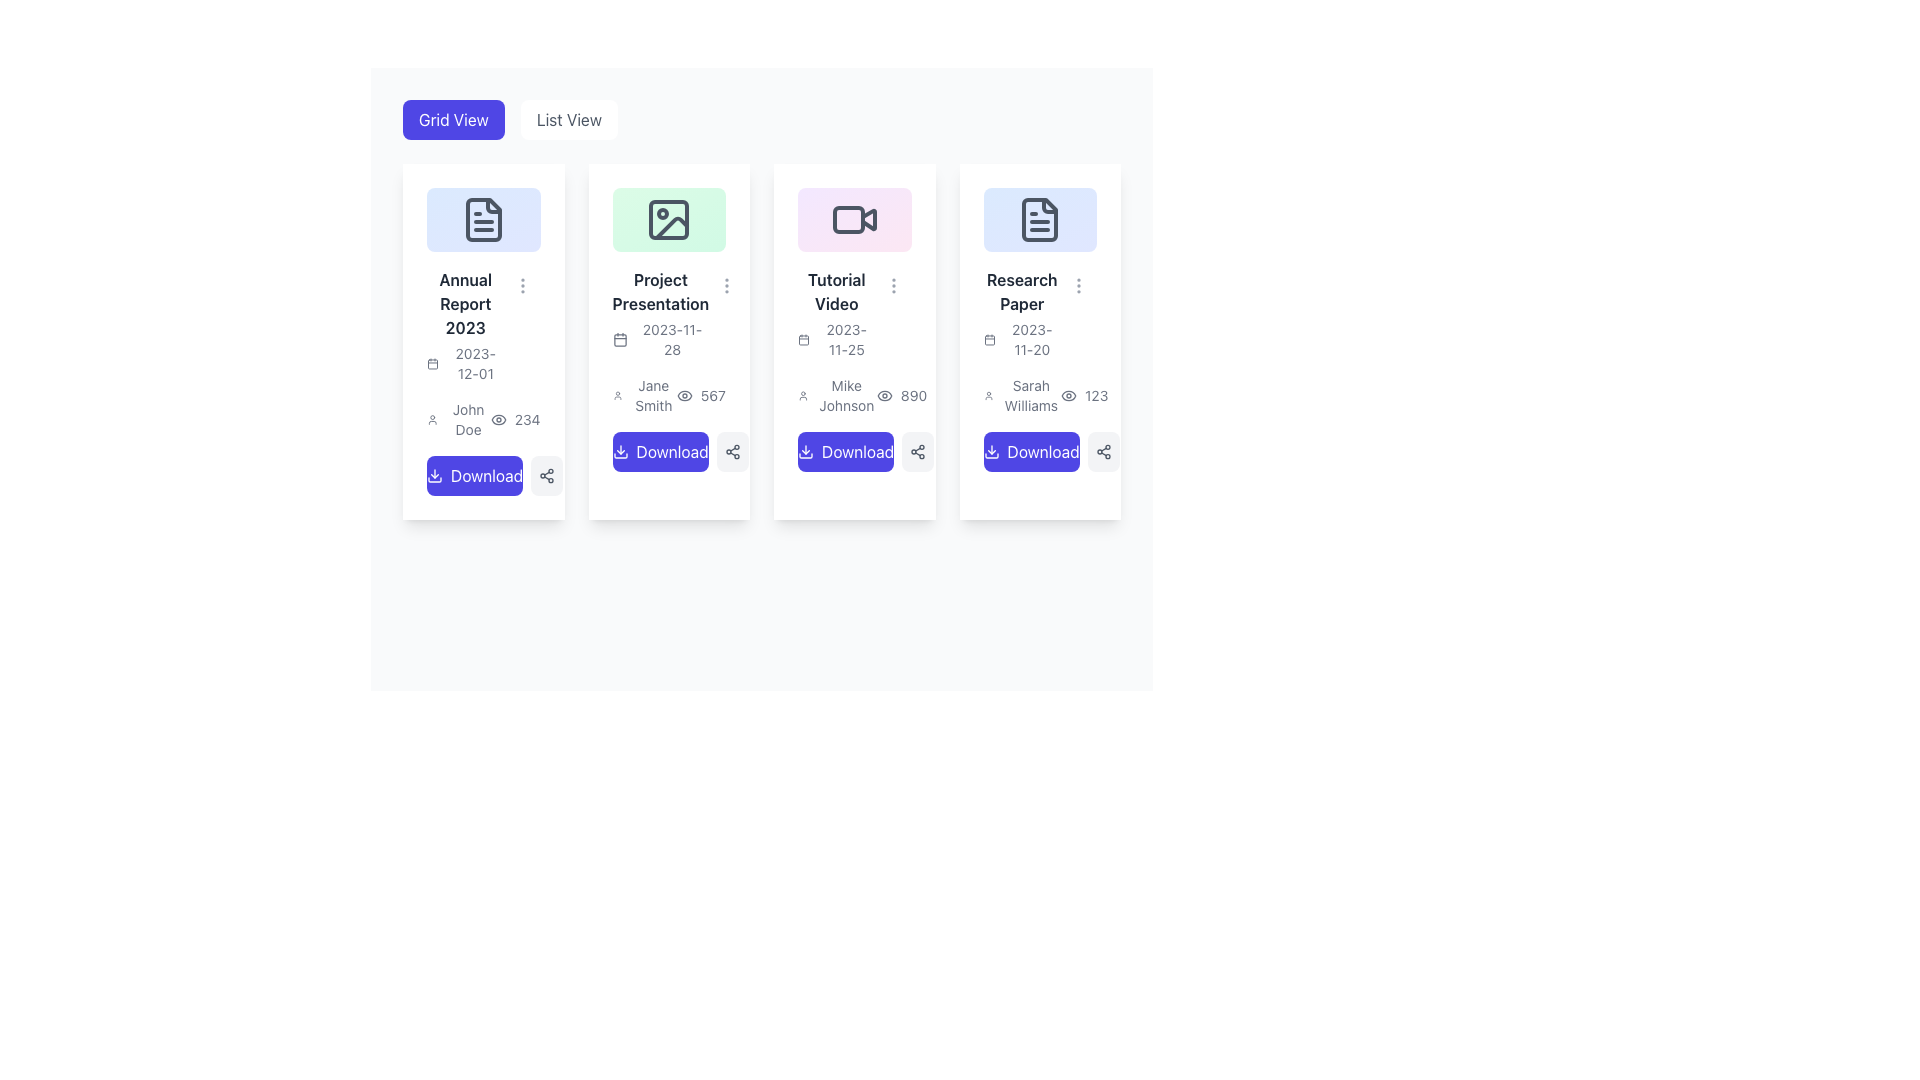  I want to click on the calendar icon located in the third card from the left, below the title 'Tutorial Video', so click(804, 338).